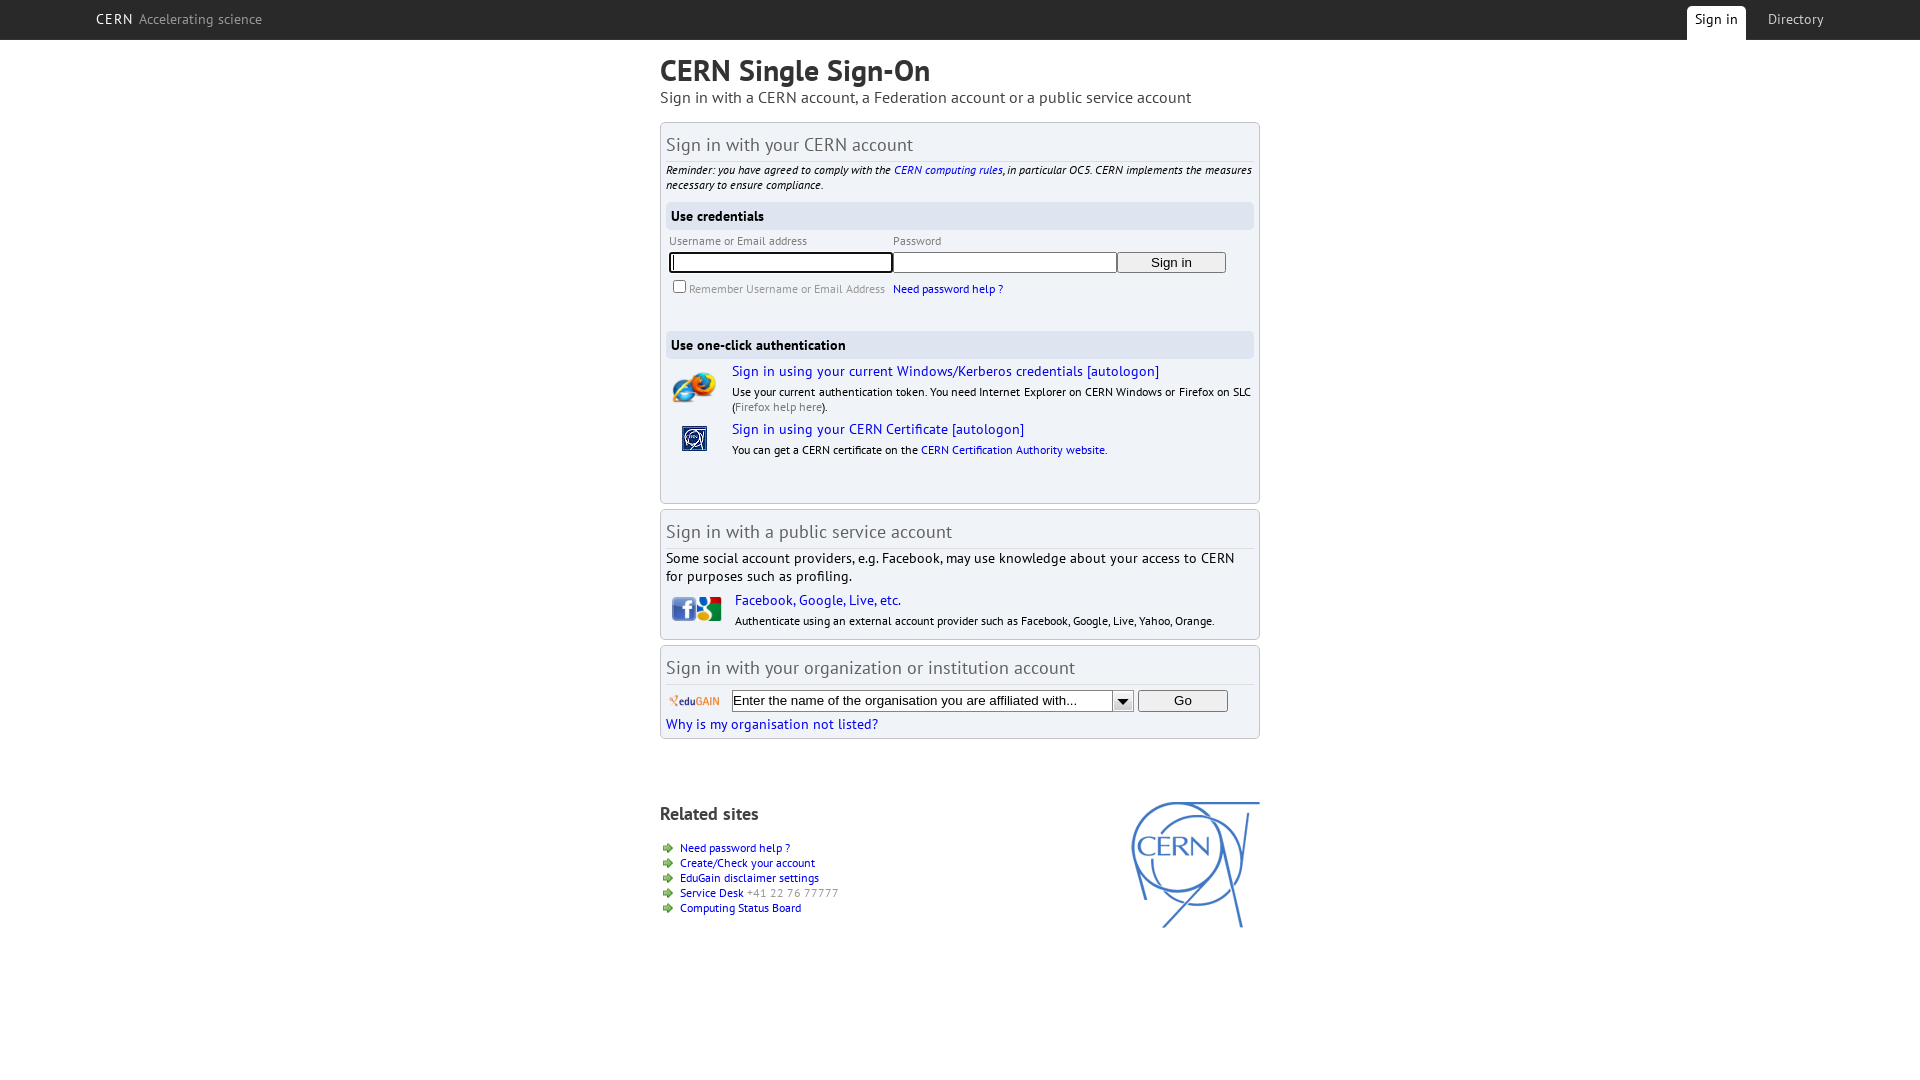  What do you see at coordinates (739, 907) in the screenshot?
I see `'Computing Status Board'` at bounding box center [739, 907].